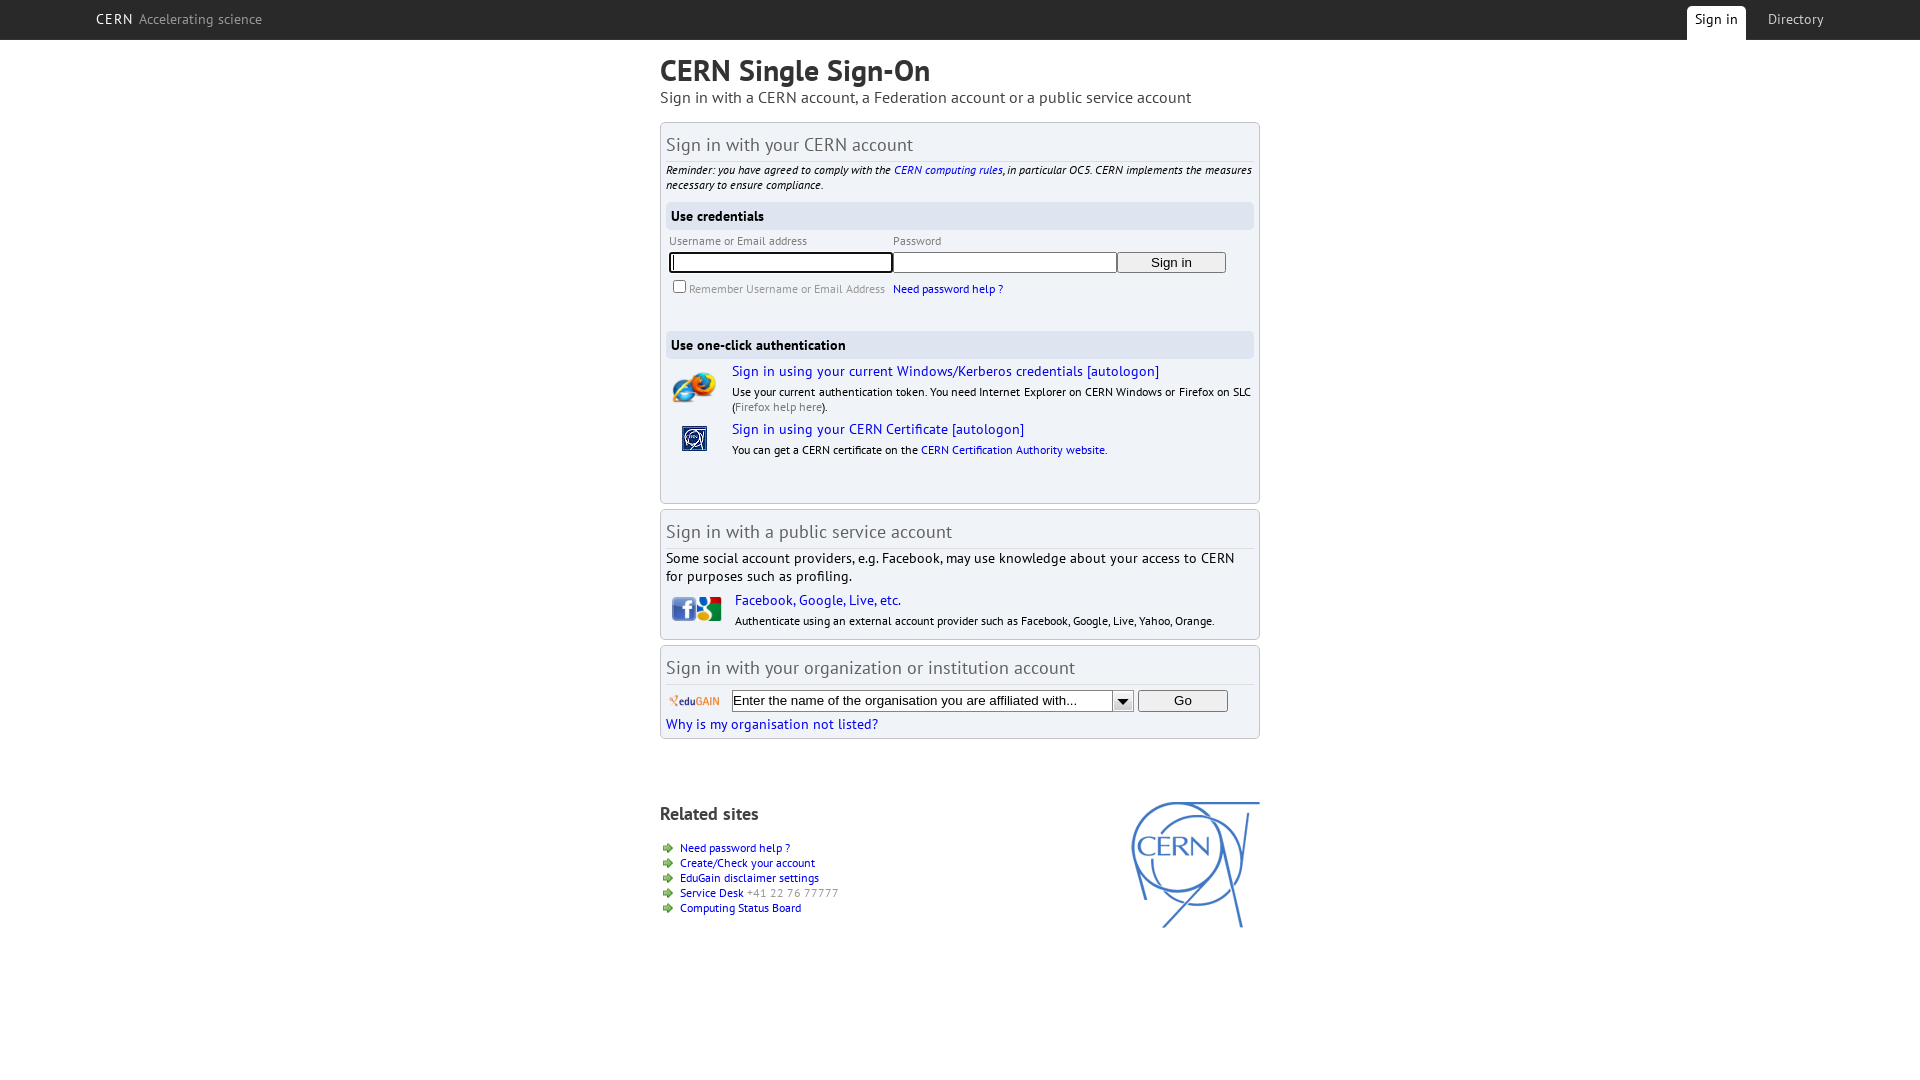  What do you see at coordinates (739, 907) in the screenshot?
I see `'Computing Status Board'` at bounding box center [739, 907].